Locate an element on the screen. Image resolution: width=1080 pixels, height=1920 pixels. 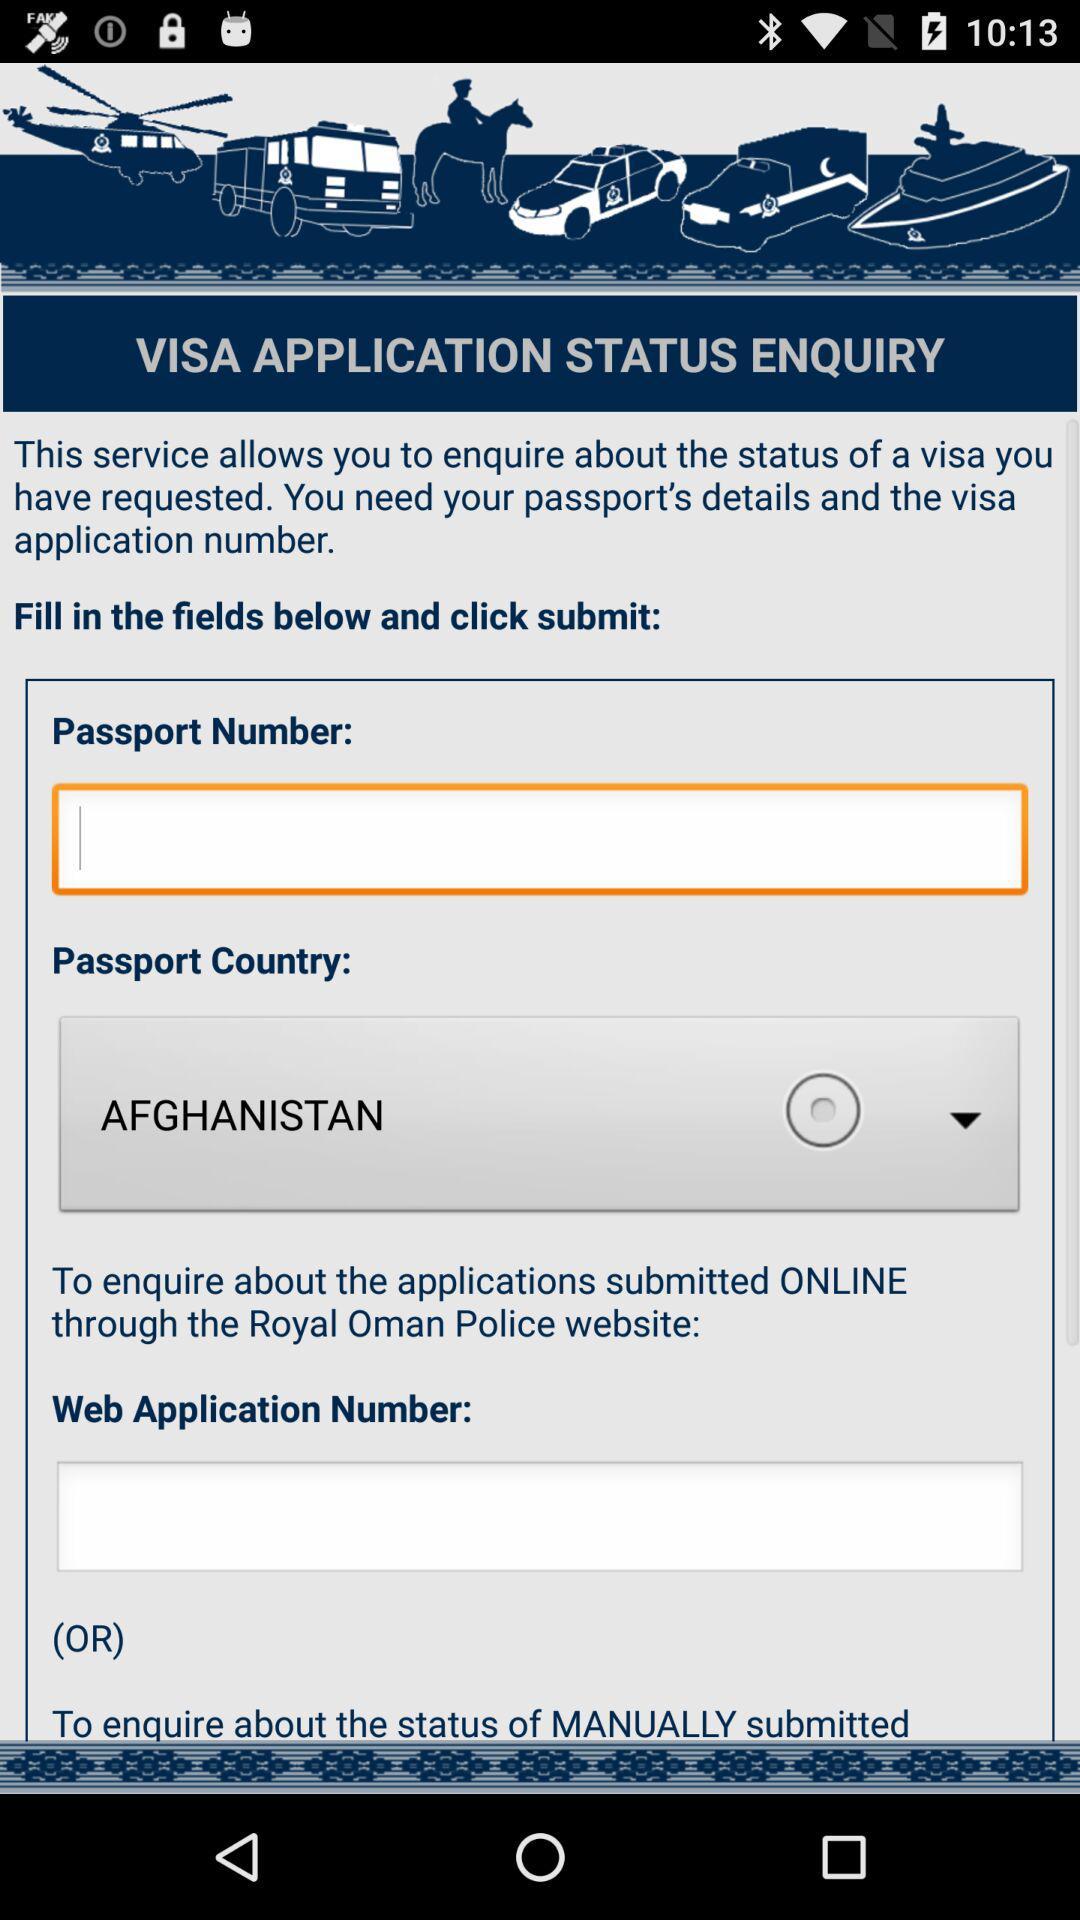
type the web application number is located at coordinates (540, 1521).